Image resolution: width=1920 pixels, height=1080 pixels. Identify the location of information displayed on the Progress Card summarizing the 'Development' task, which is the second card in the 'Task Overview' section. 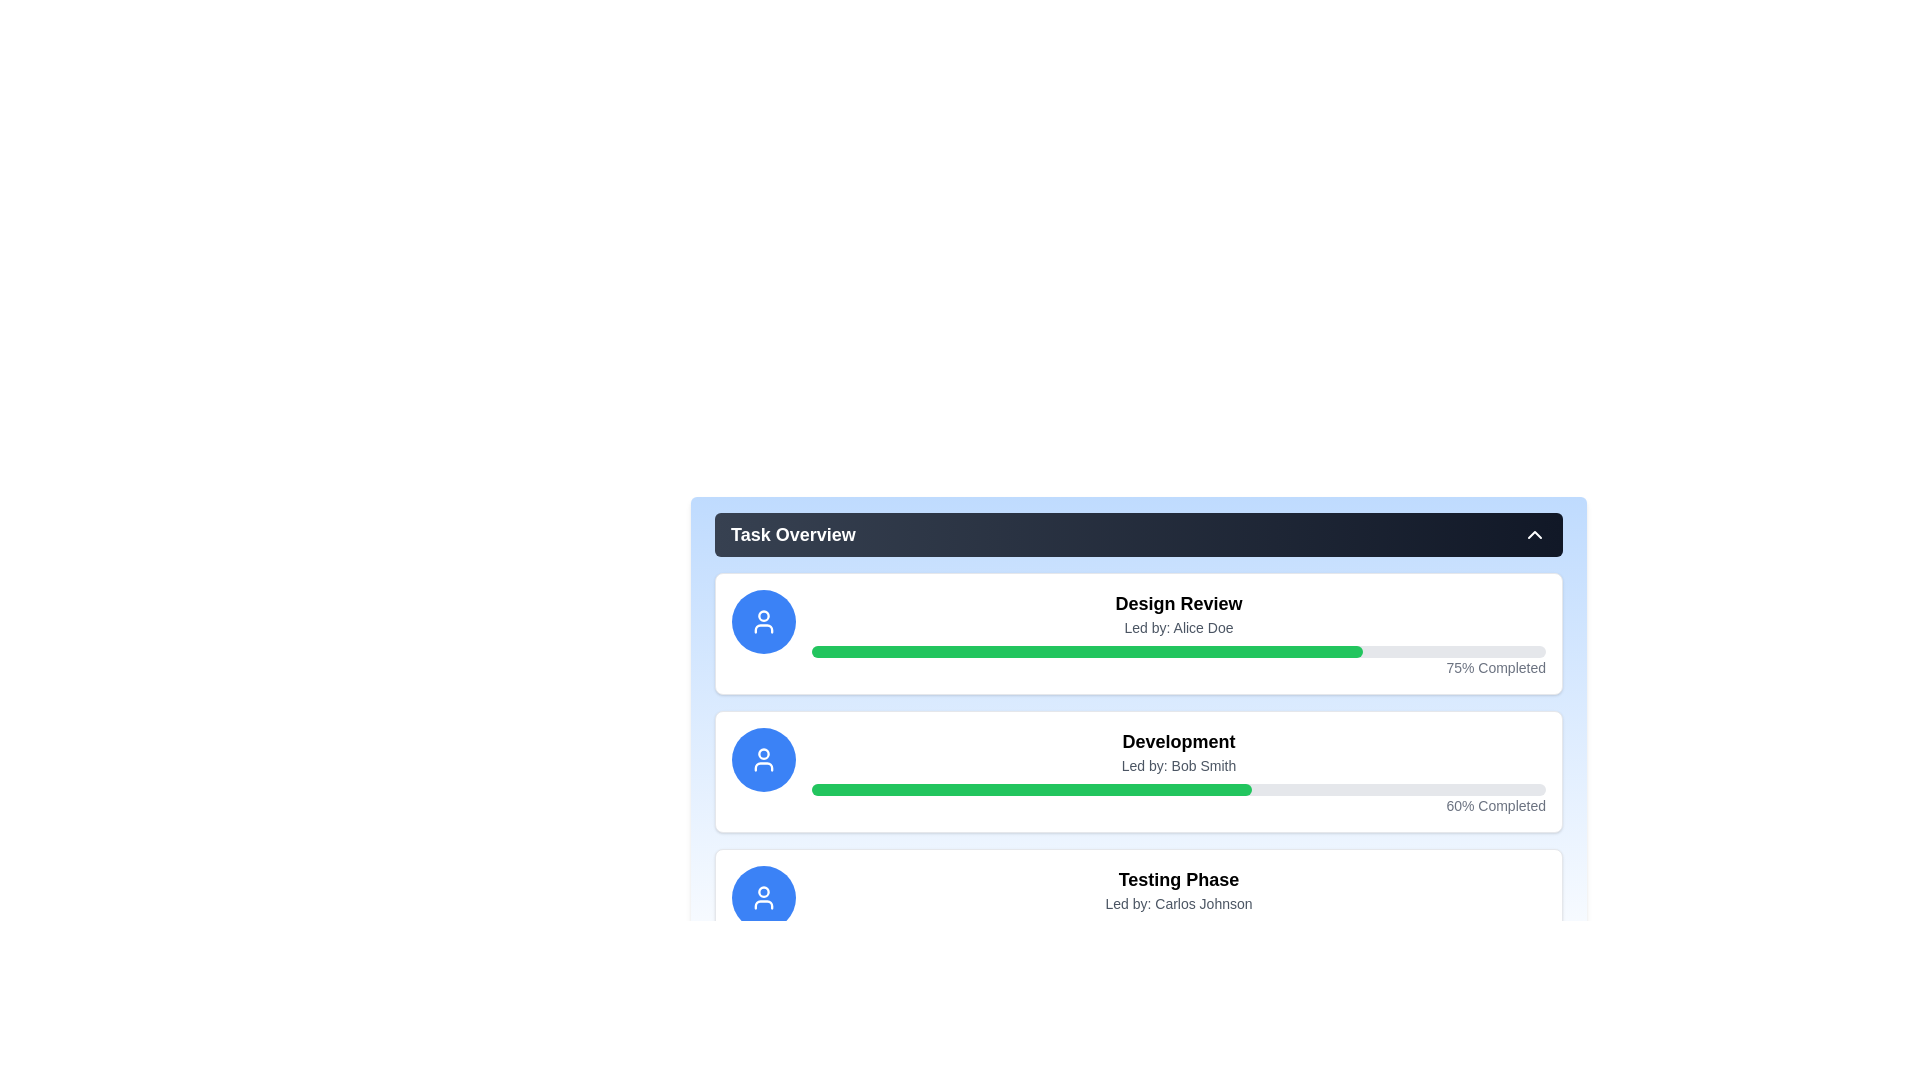
(1138, 770).